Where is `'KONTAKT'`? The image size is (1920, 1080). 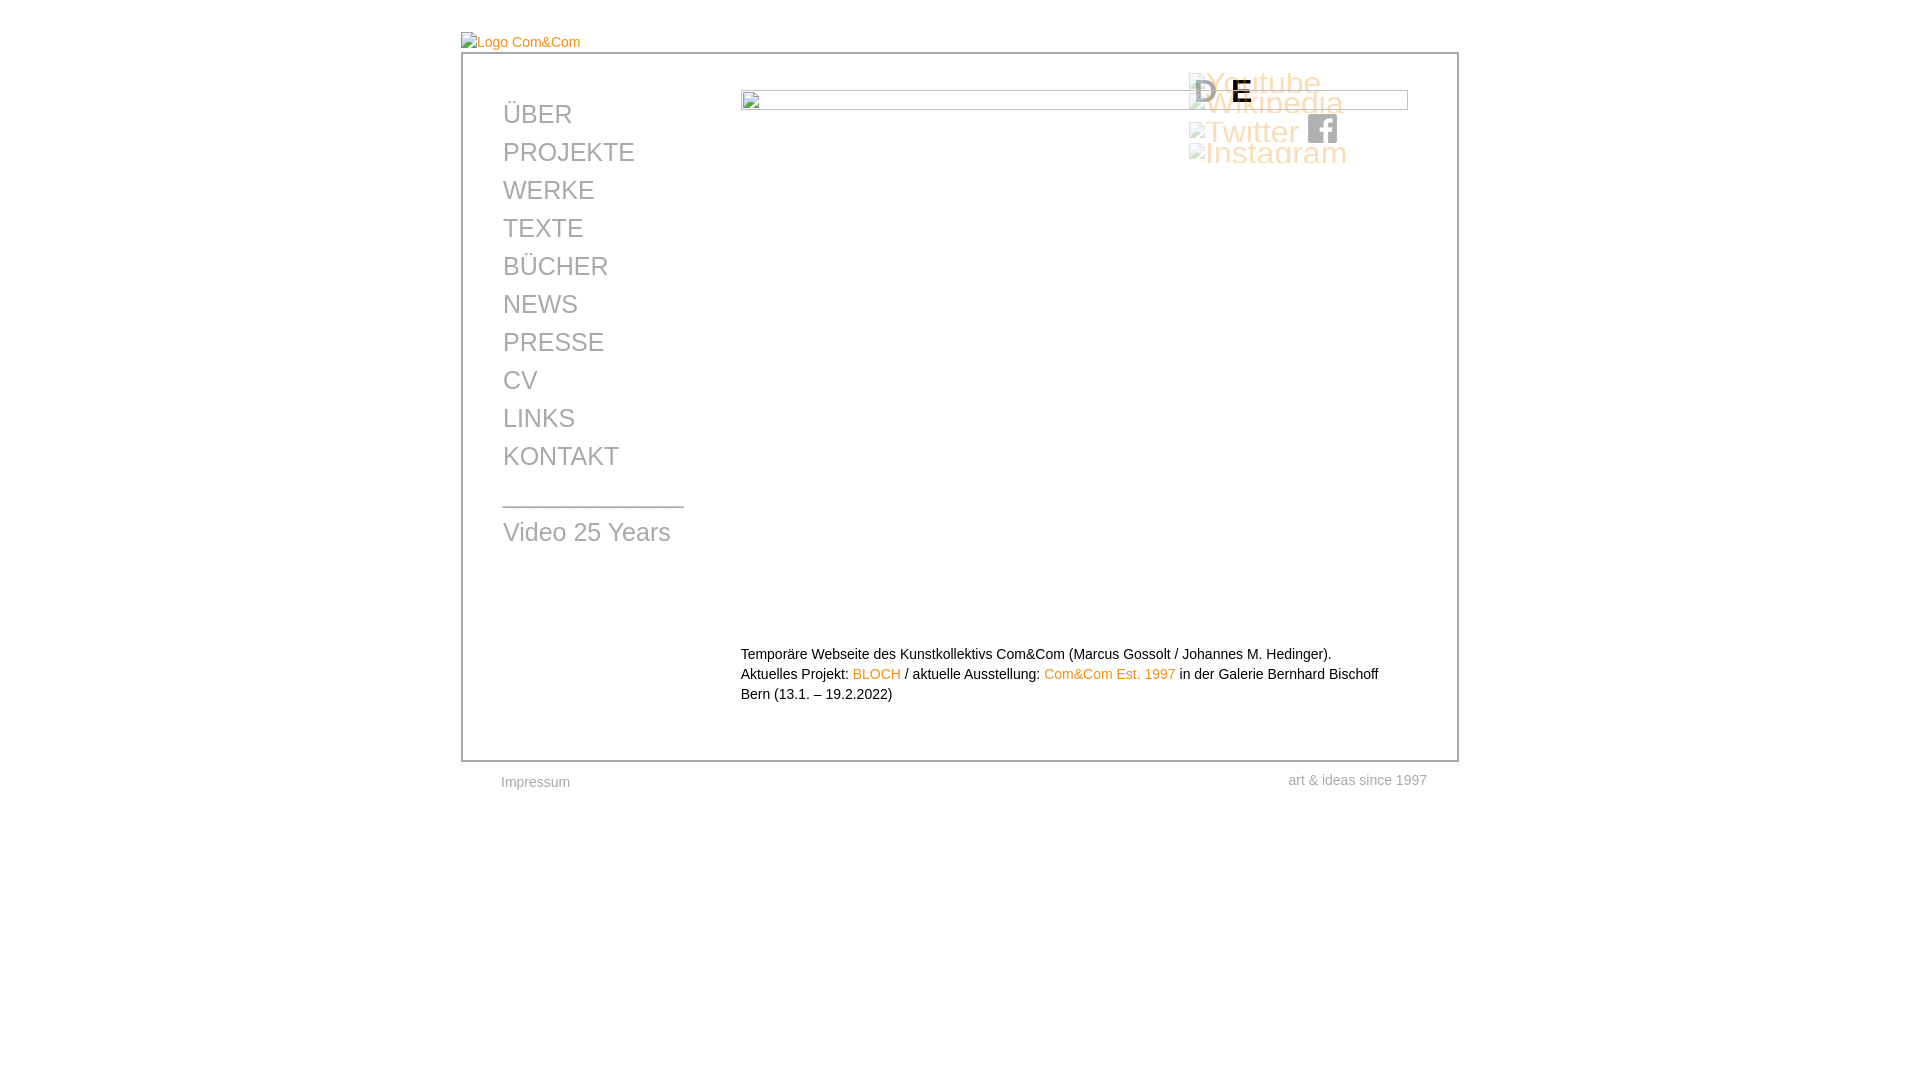 'KONTAKT' is located at coordinates (560, 455).